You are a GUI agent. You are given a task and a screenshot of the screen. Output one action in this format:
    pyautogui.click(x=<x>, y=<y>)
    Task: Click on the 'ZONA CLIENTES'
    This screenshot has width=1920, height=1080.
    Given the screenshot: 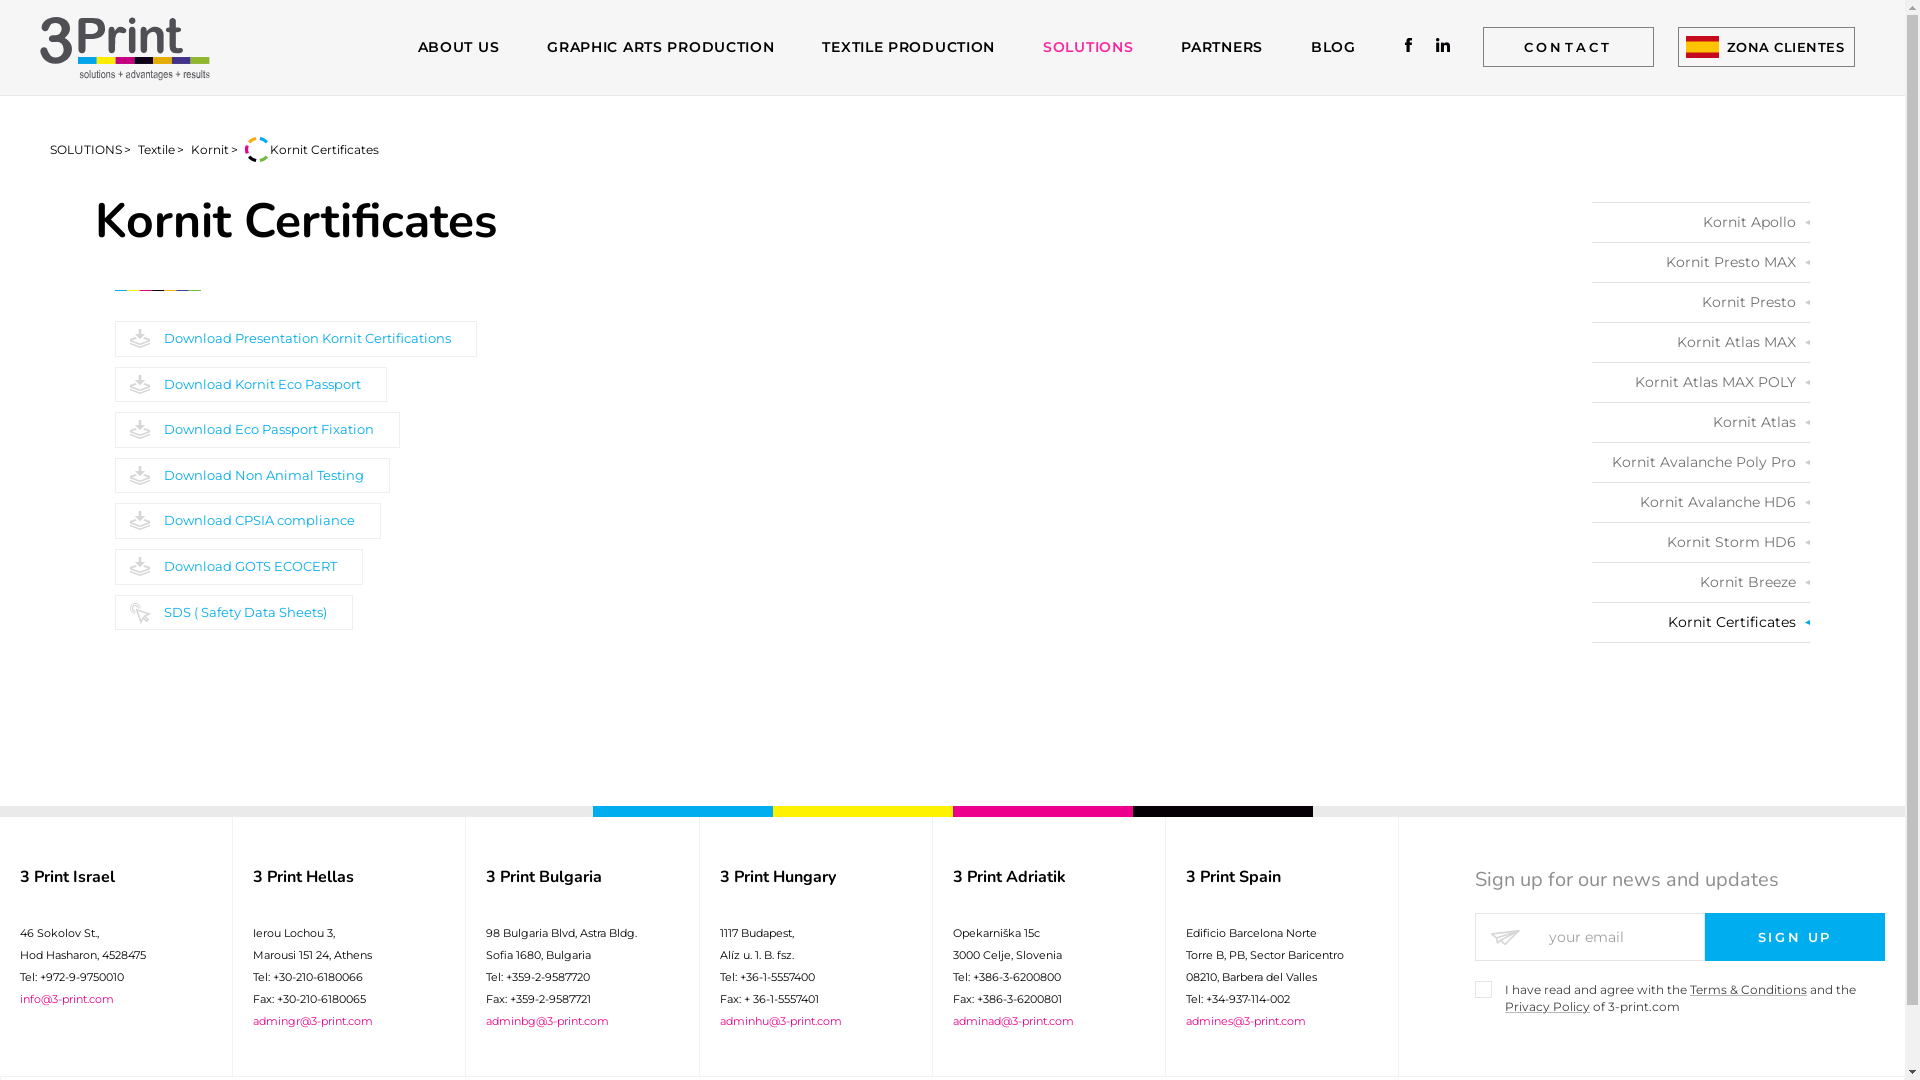 What is the action you would take?
    pyautogui.click(x=1678, y=45)
    